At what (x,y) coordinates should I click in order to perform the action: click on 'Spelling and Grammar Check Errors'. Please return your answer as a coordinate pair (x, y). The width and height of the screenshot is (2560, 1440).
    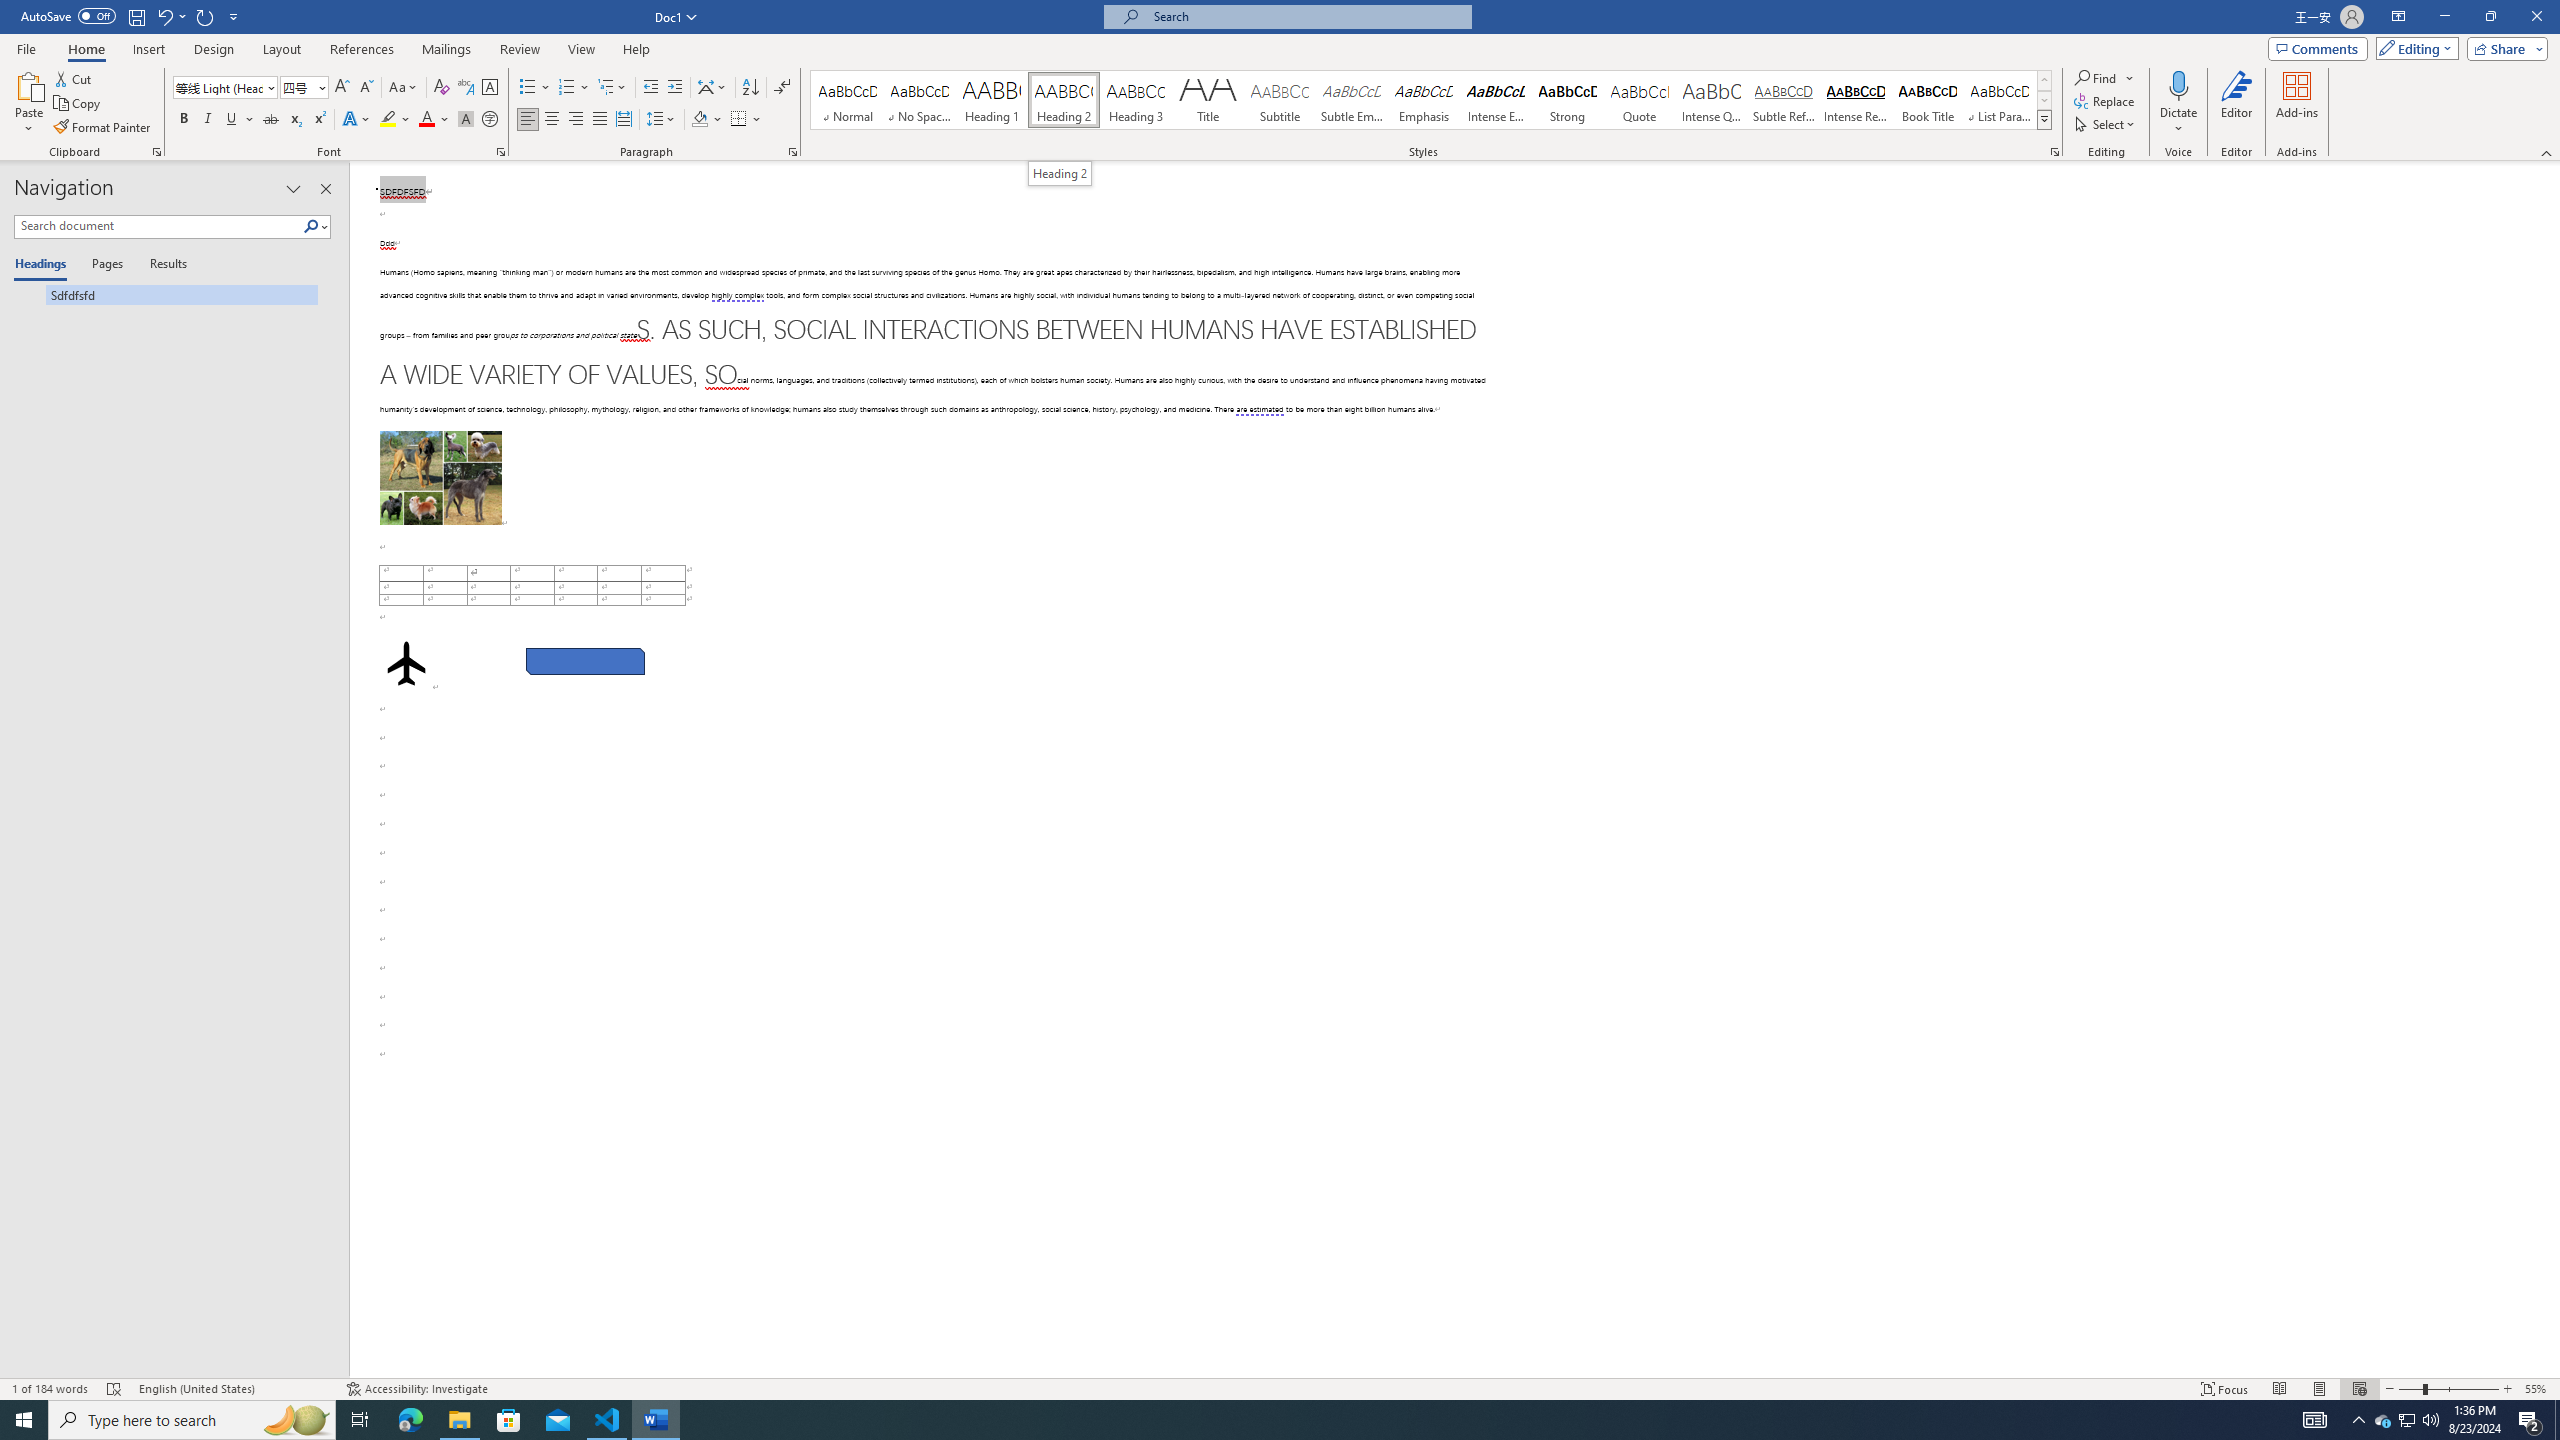
    Looking at the image, I should click on (114, 1389).